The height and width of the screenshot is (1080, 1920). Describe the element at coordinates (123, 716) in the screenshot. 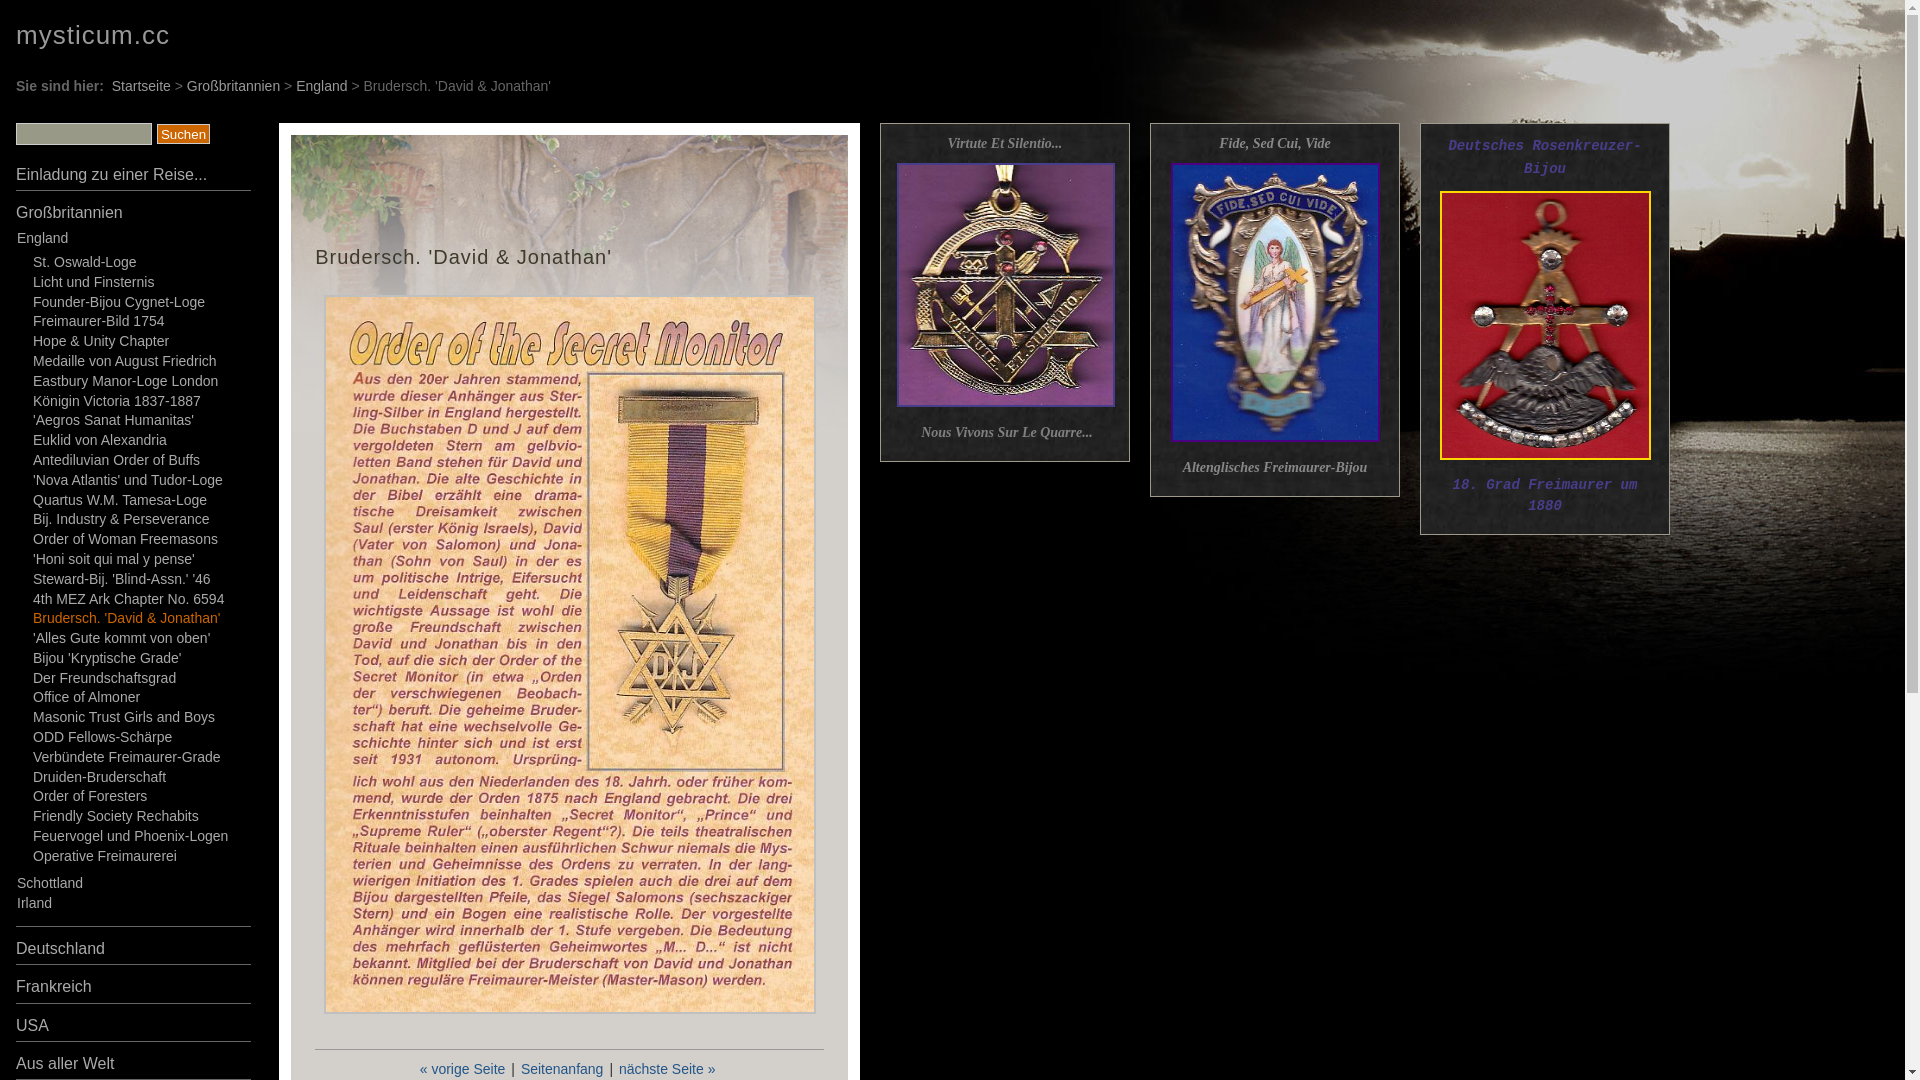

I see `'Masonic Trust Girls and Boys'` at that location.